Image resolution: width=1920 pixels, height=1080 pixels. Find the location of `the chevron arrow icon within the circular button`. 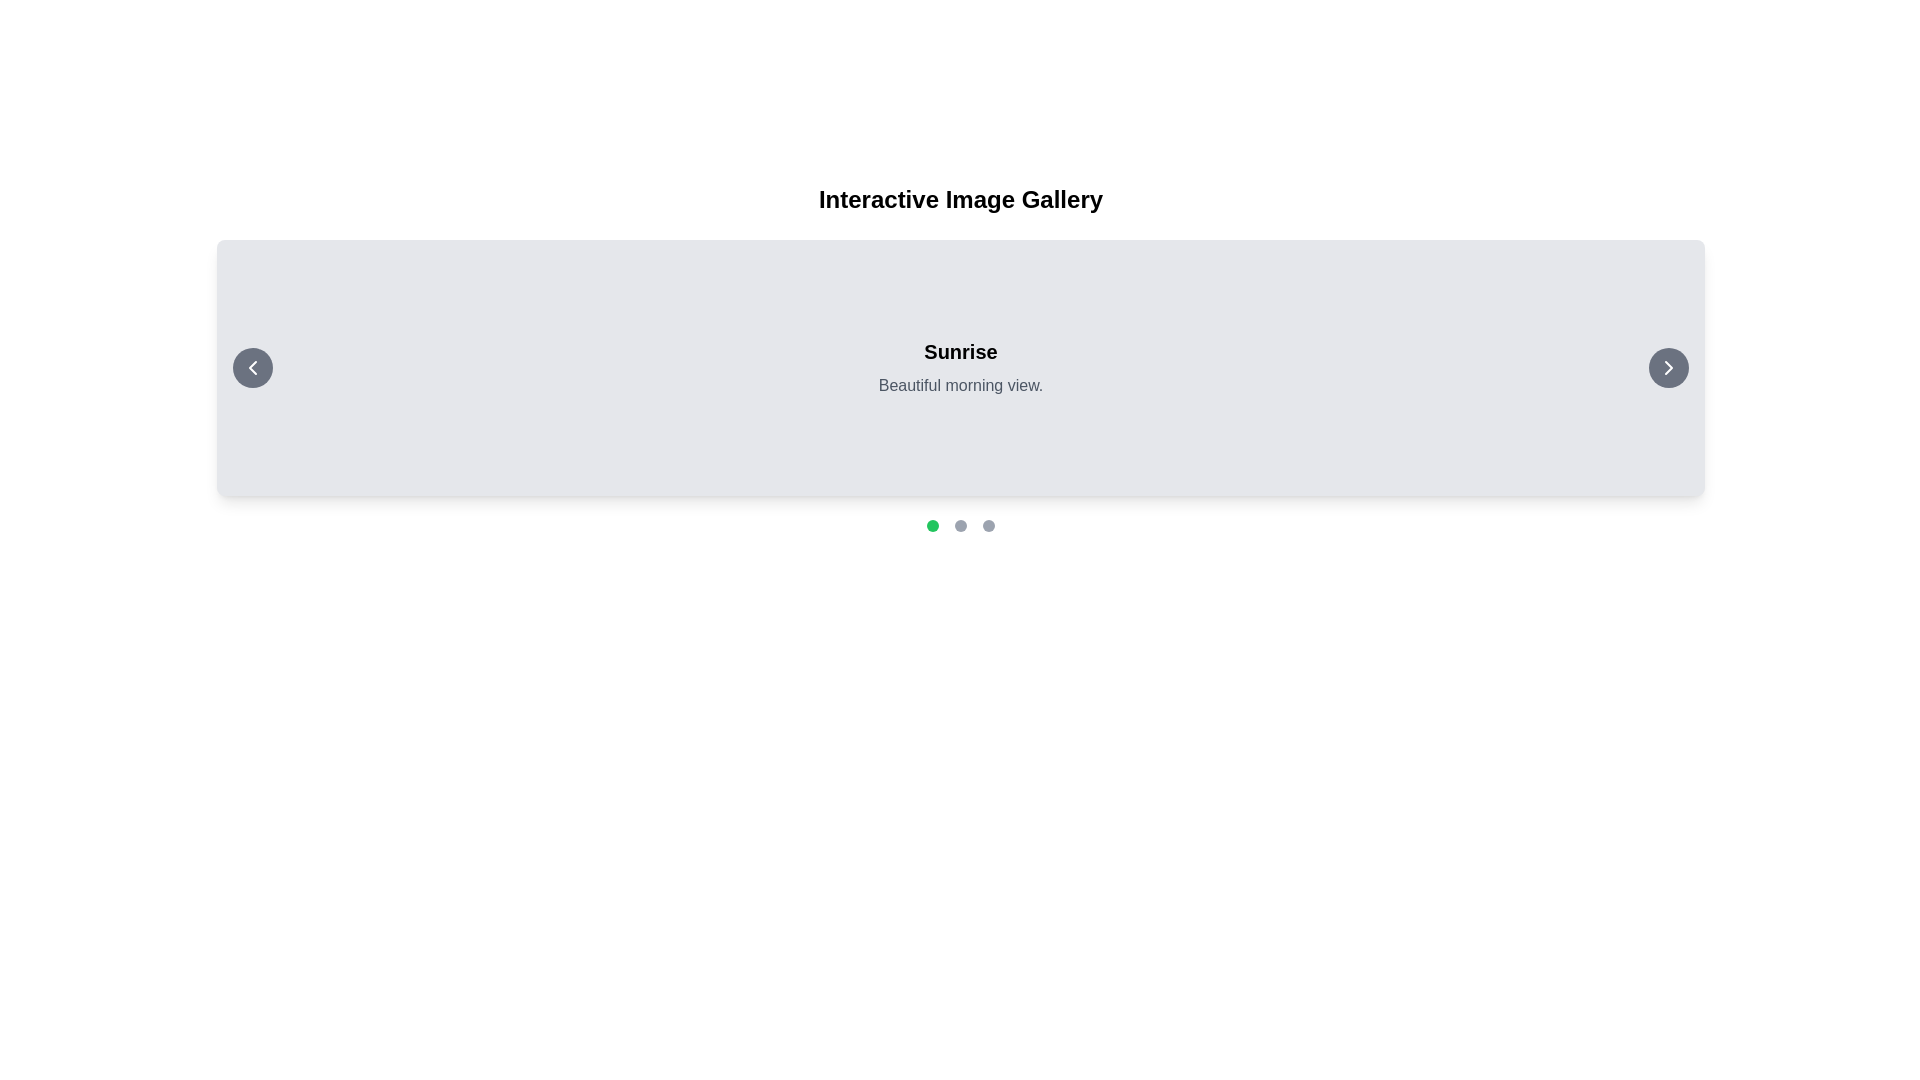

the chevron arrow icon within the circular button is located at coordinates (1669, 367).